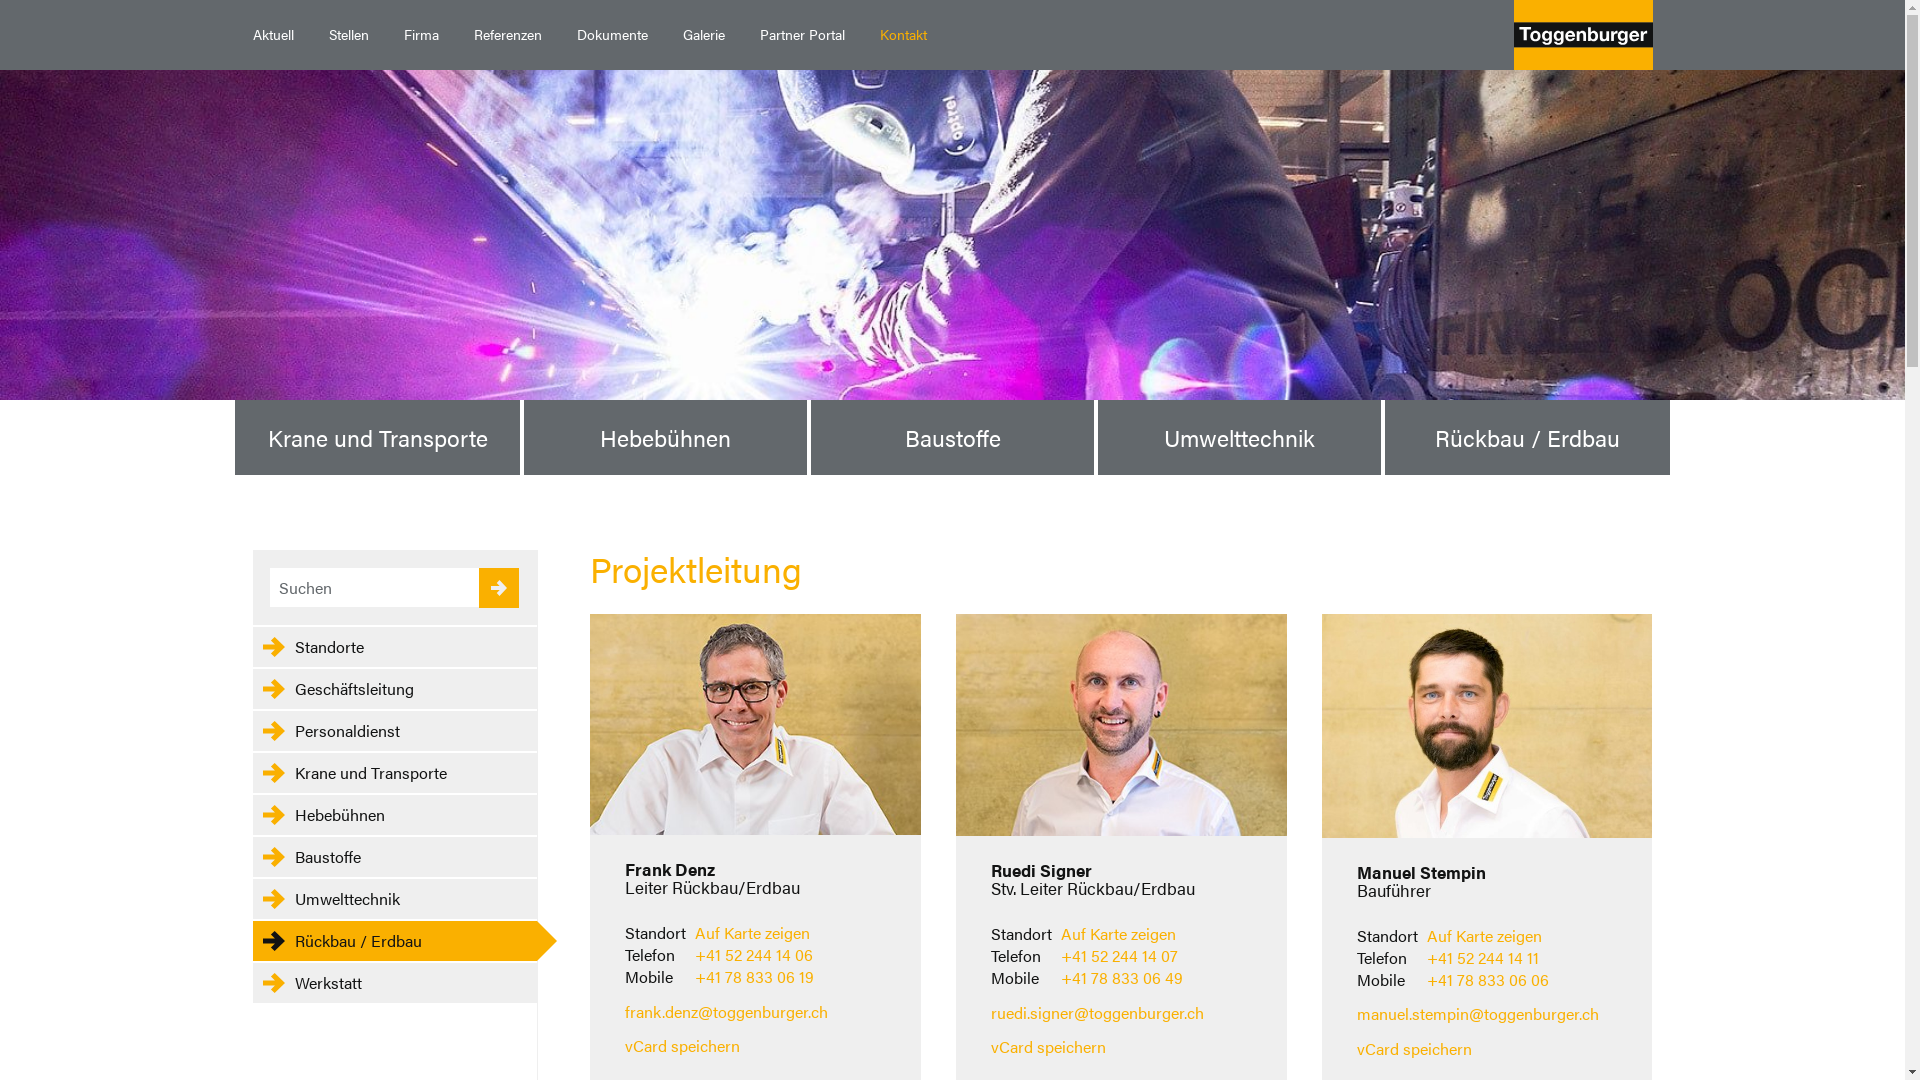  What do you see at coordinates (272, 34) in the screenshot?
I see `'Aktuell'` at bounding box center [272, 34].